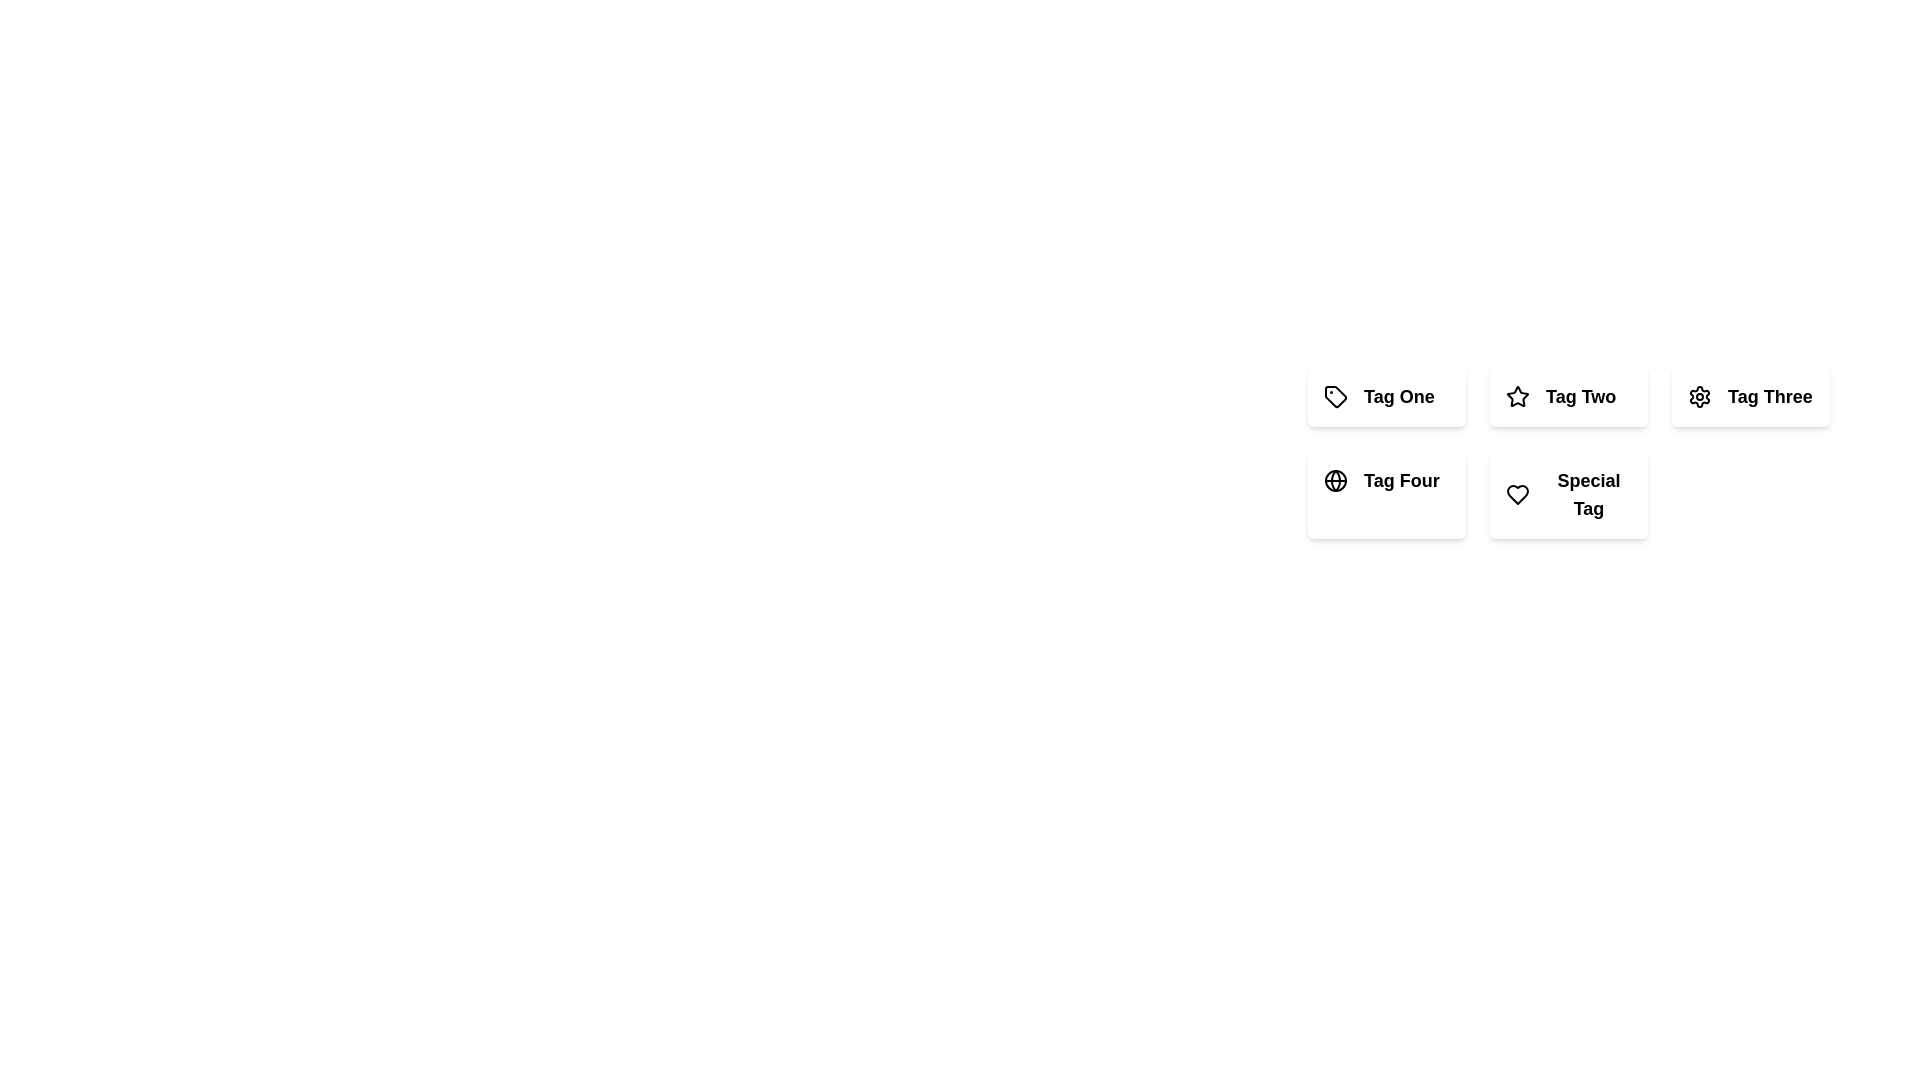 Image resolution: width=1920 pixels, height=1080 pixels. Describe the element at coordinates (1386, 397) in the screenshot. I see `the 'Tag One' button, which is the top-left component in a grid of tags and features a tag icon followed by the text 'Tag One'` at that location.